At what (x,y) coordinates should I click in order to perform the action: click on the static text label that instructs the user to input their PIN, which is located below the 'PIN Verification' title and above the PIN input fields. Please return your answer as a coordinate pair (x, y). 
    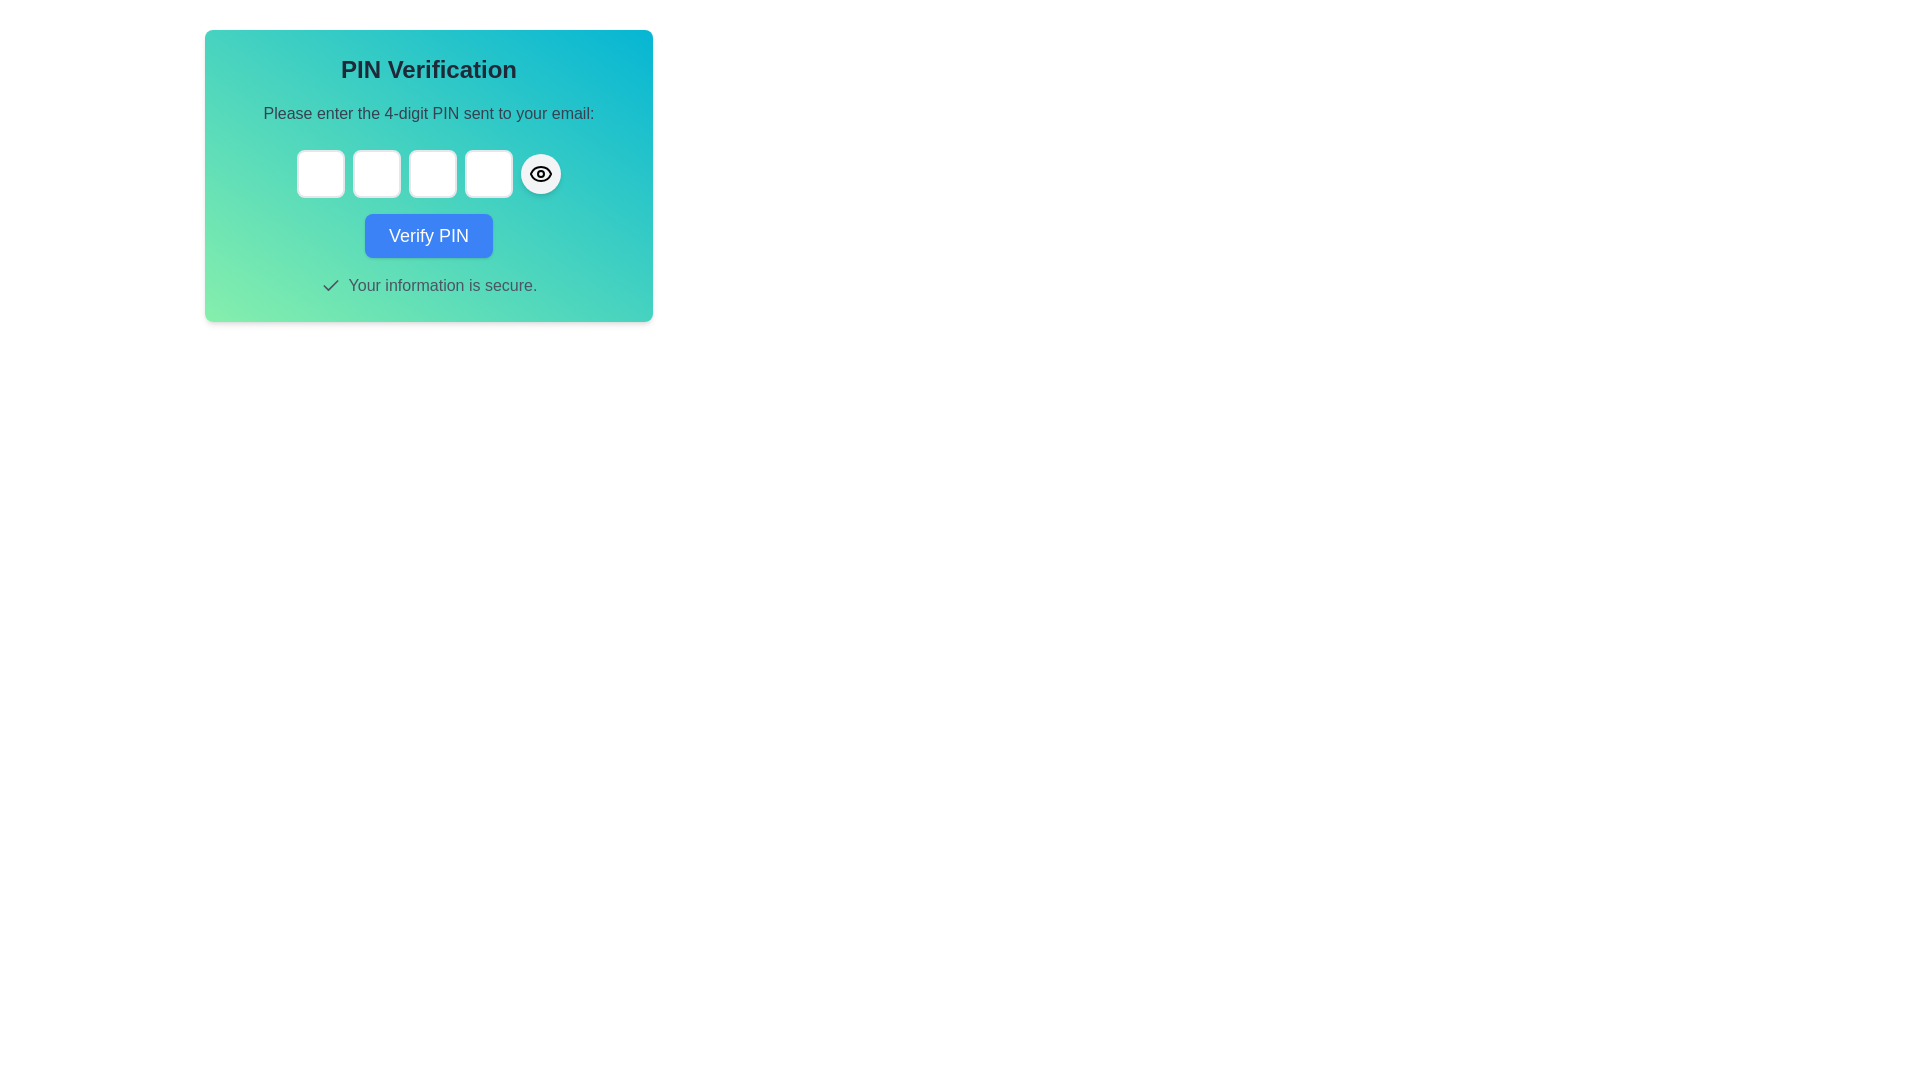
    Looking at the image, I should click on (427, 114).